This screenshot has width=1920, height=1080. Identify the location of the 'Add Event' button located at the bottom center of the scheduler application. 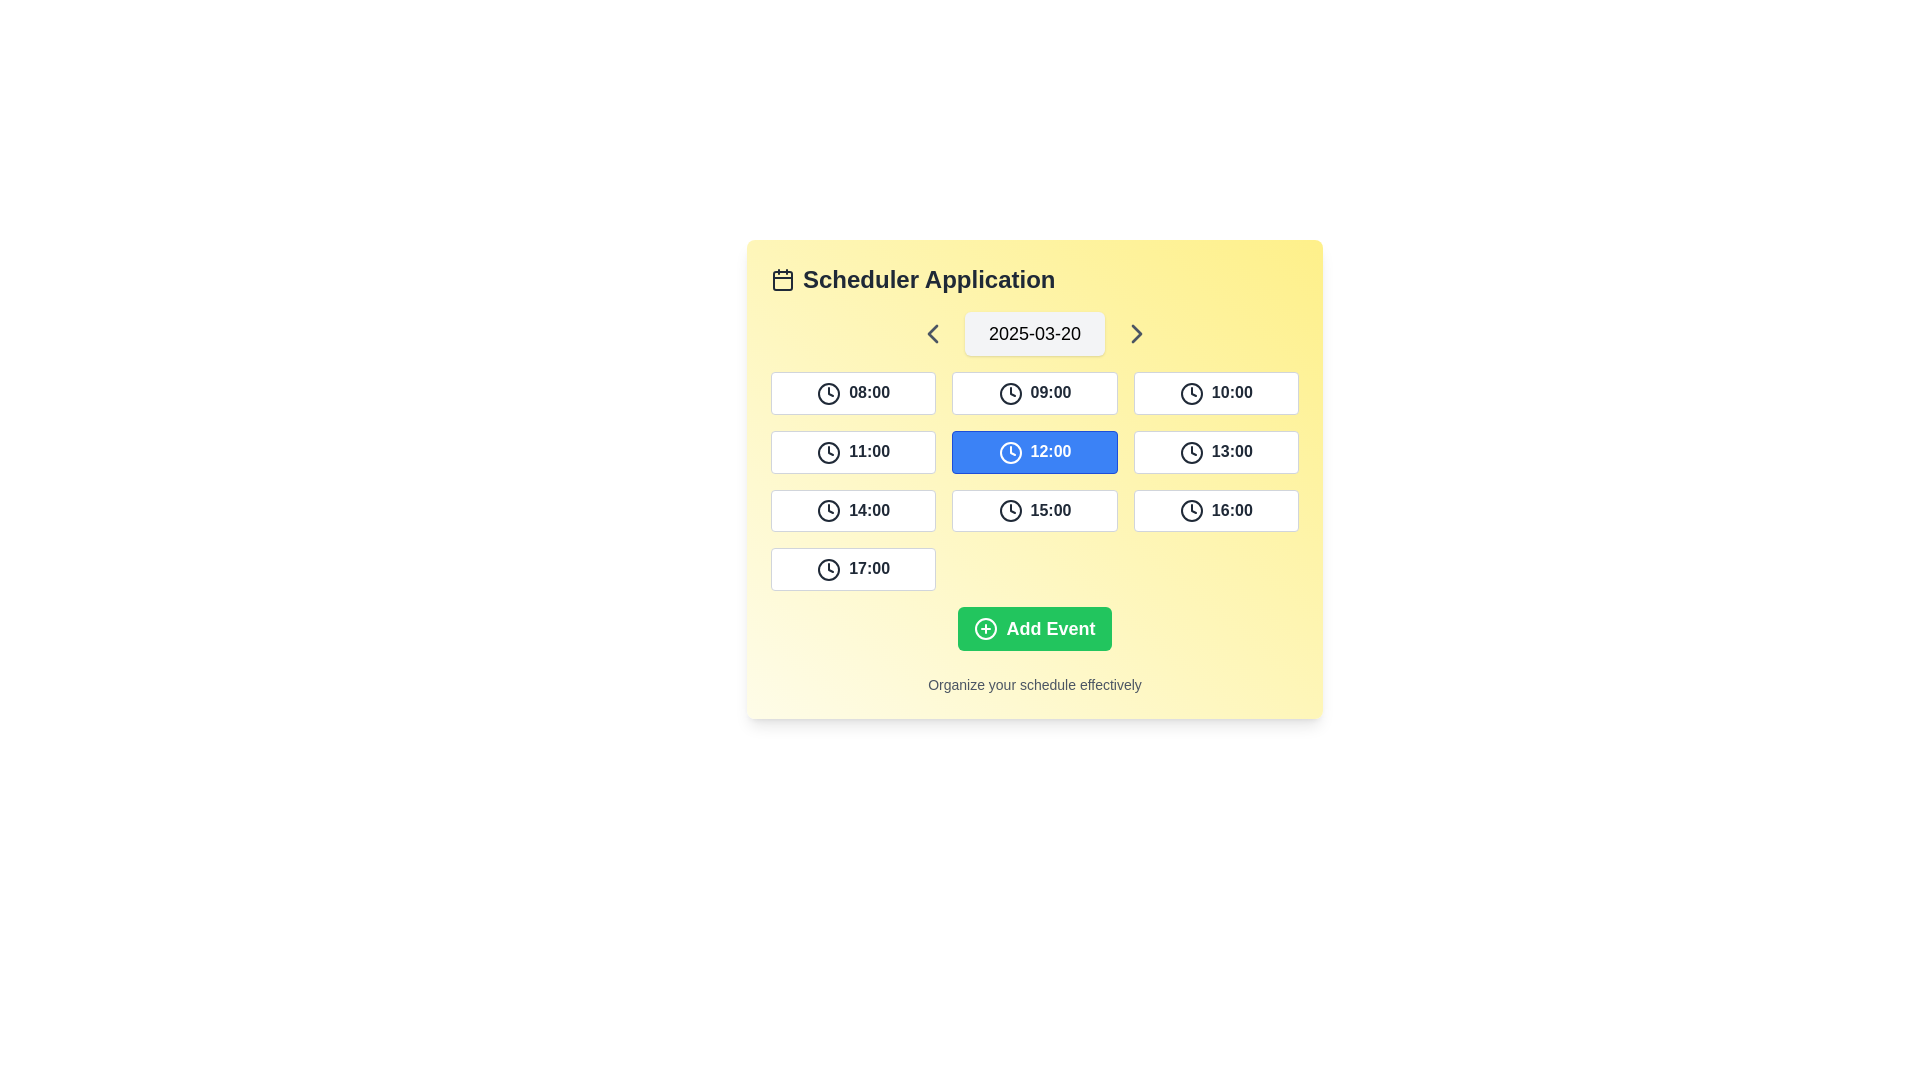
(1035, 628).